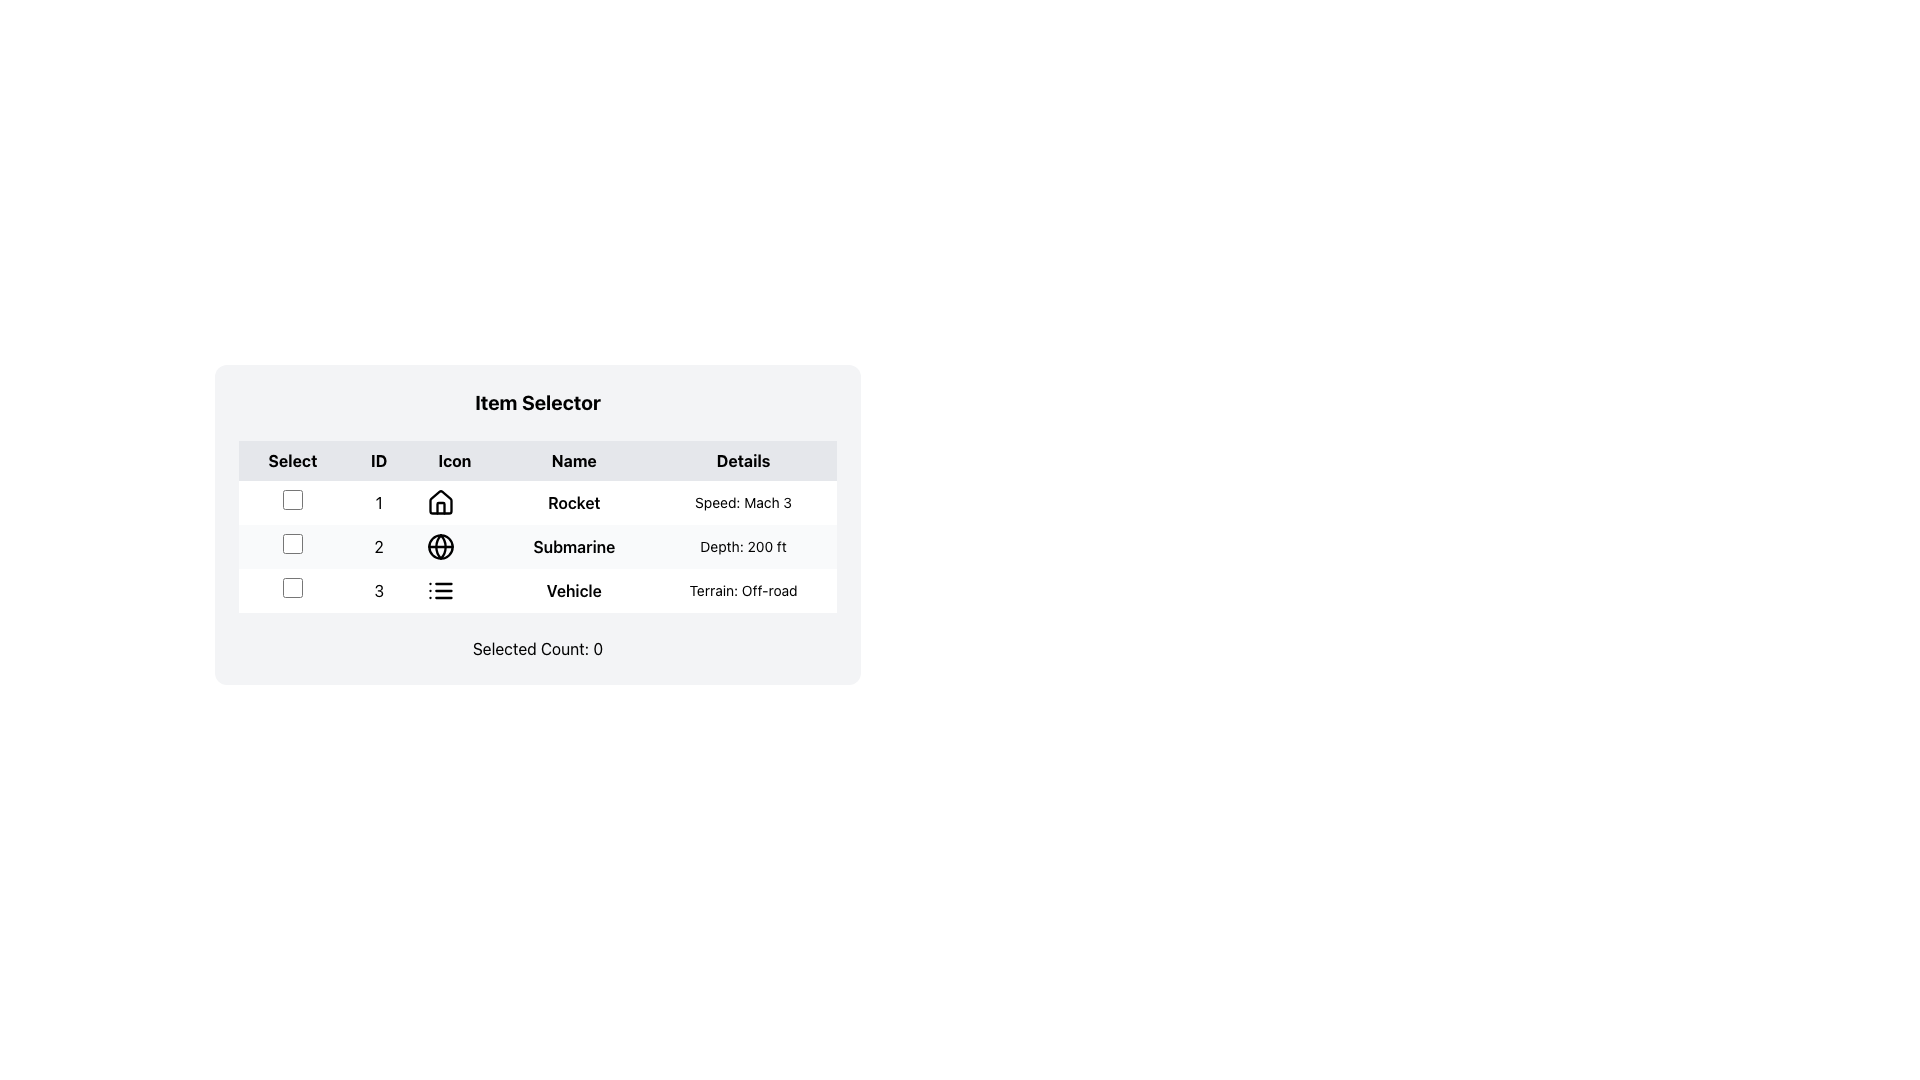 The width and height of the screenshot is (1920, 1080). I want to click on the house icon representing the 'Rocket' object in the Item Selector table for information, so click(453, 501).